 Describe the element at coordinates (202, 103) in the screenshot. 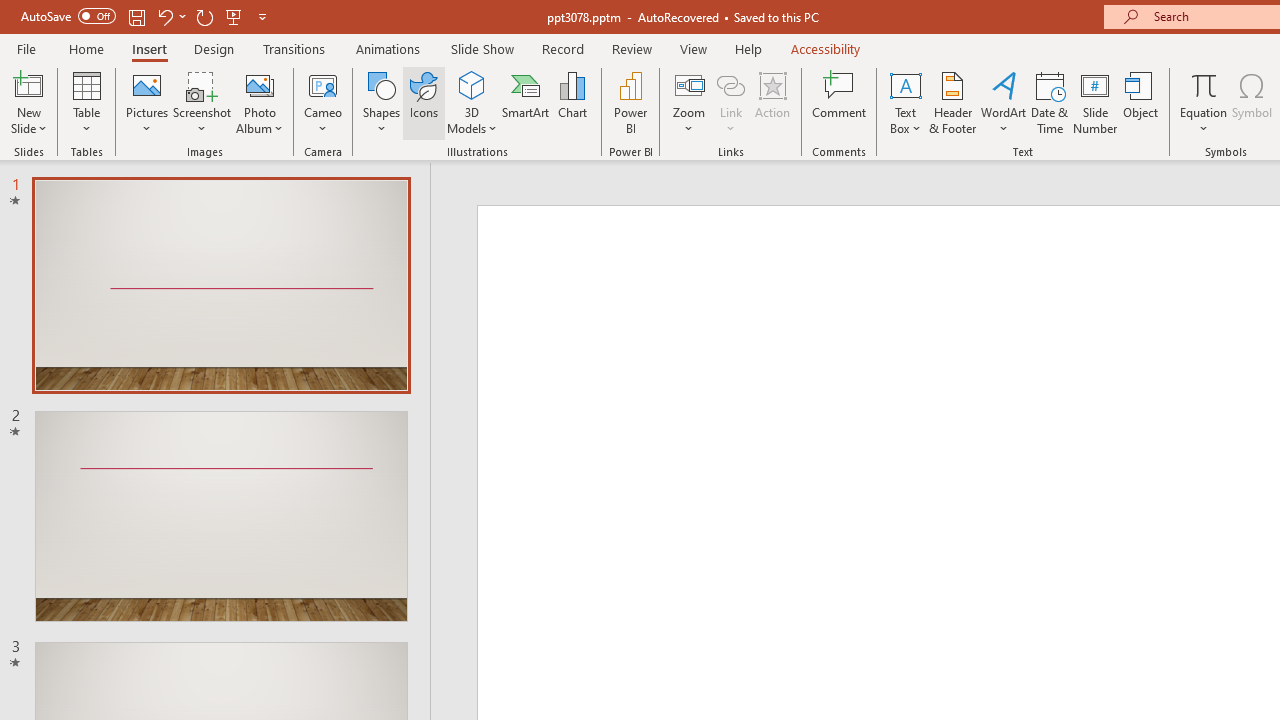

I see `'Screenshot'` at that location.